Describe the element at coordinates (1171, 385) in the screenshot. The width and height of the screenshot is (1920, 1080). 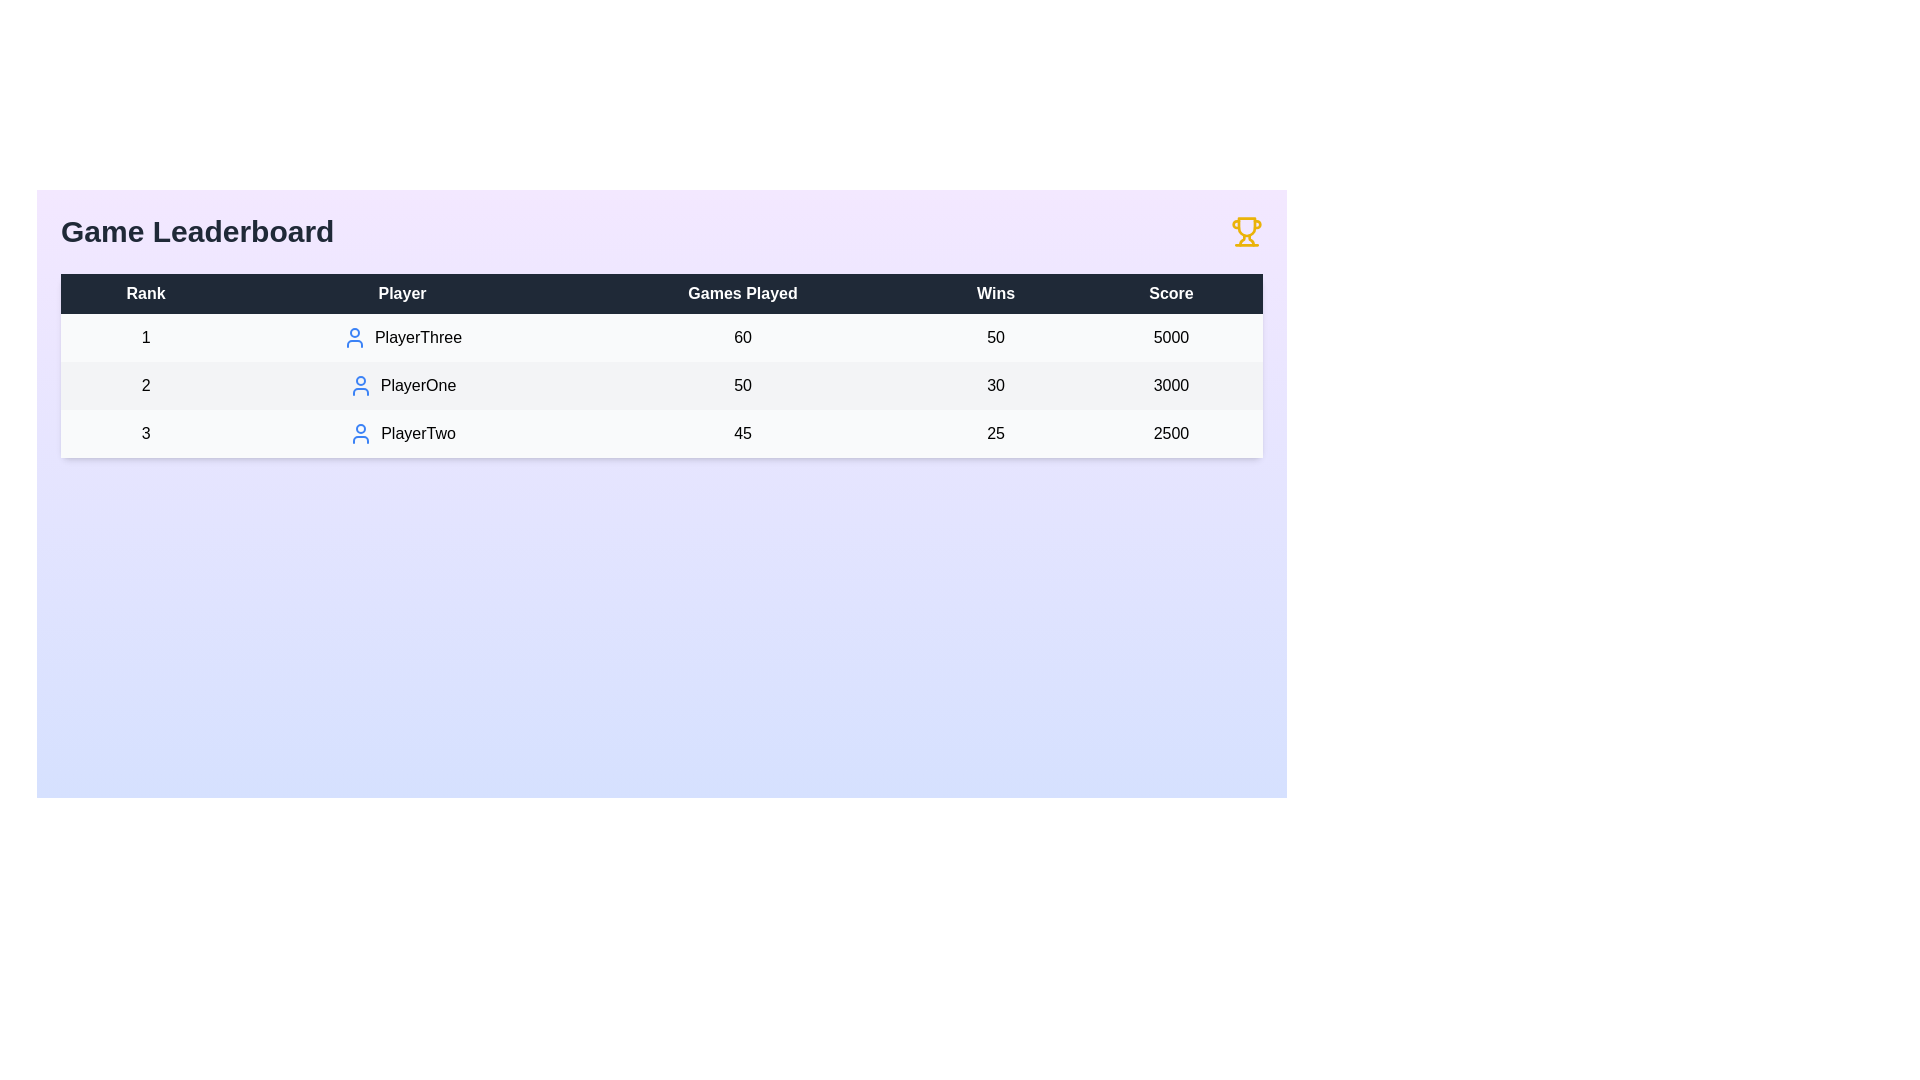
I see `the static text element displaying the score of '3000' for PlayerOne in the leaderboard's score column` at that location.